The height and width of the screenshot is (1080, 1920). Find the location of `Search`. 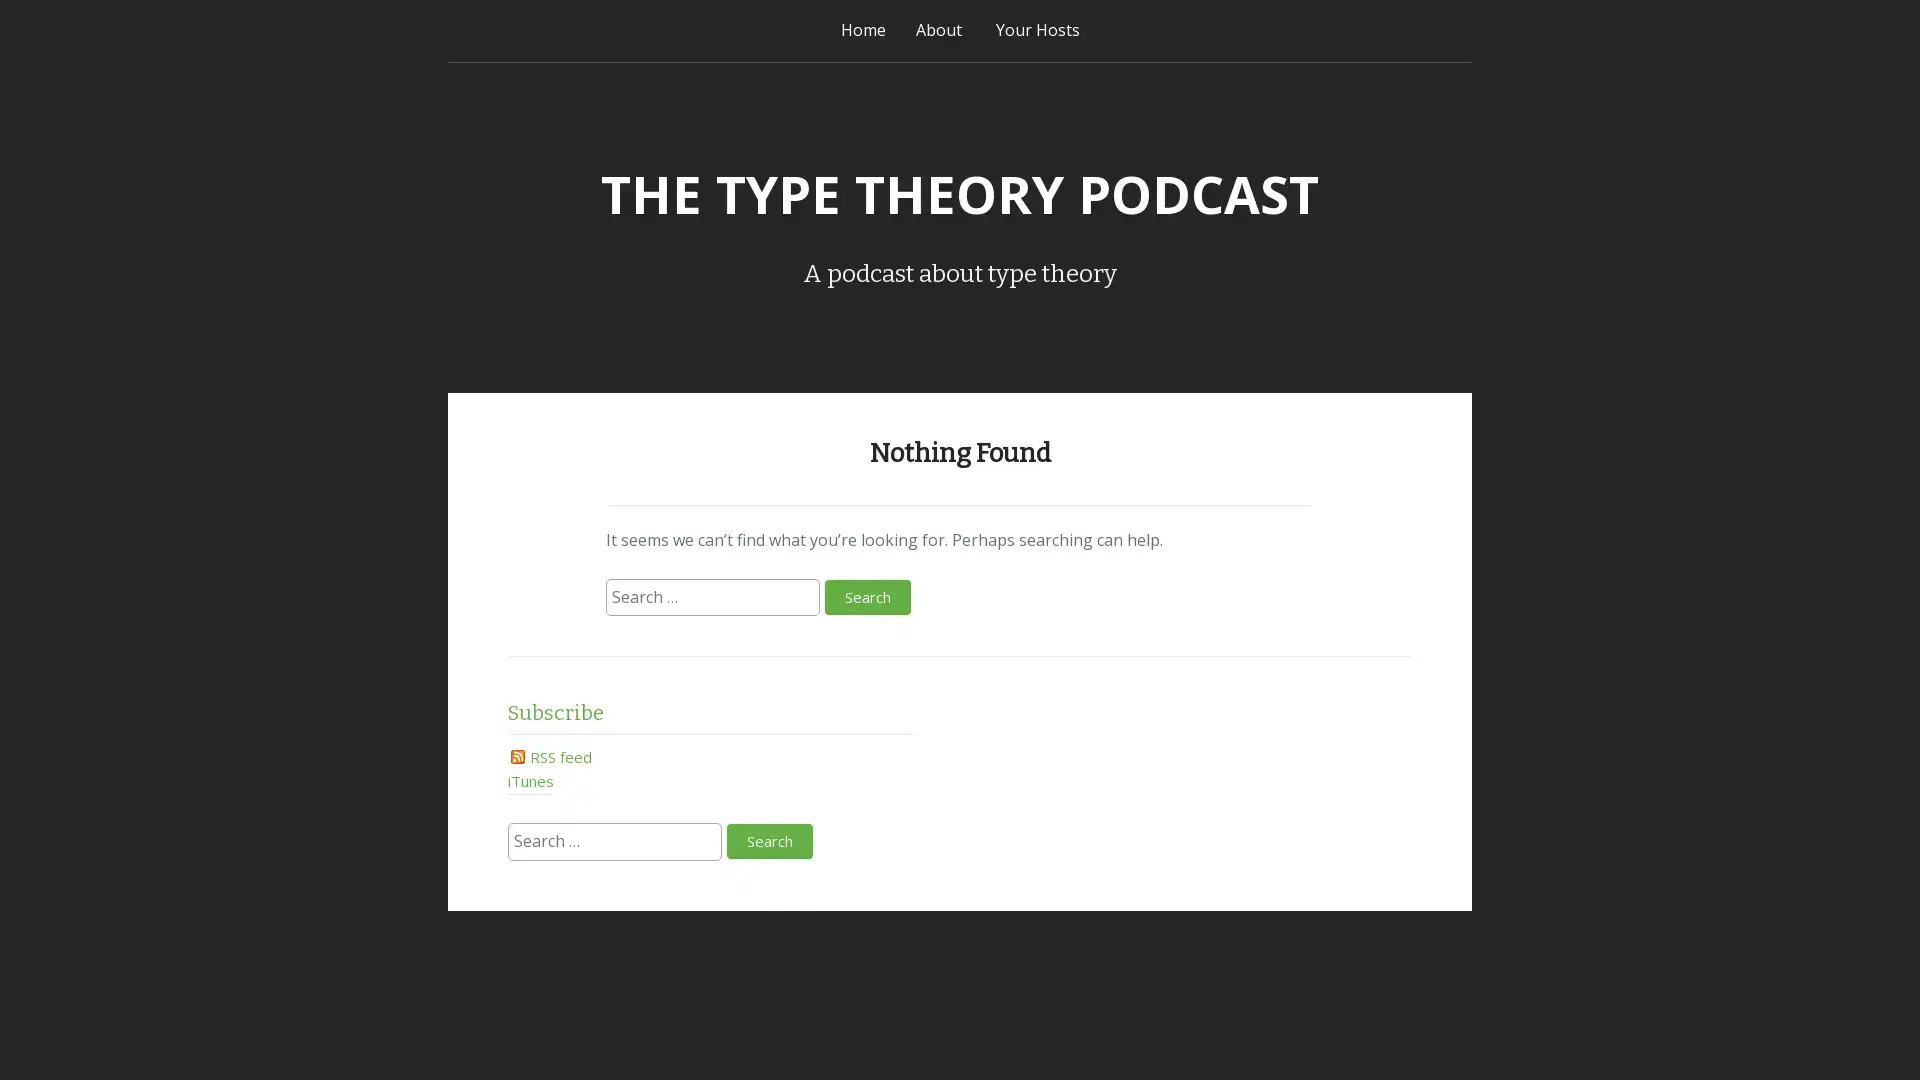

Search is located at coordinates (867, 595).